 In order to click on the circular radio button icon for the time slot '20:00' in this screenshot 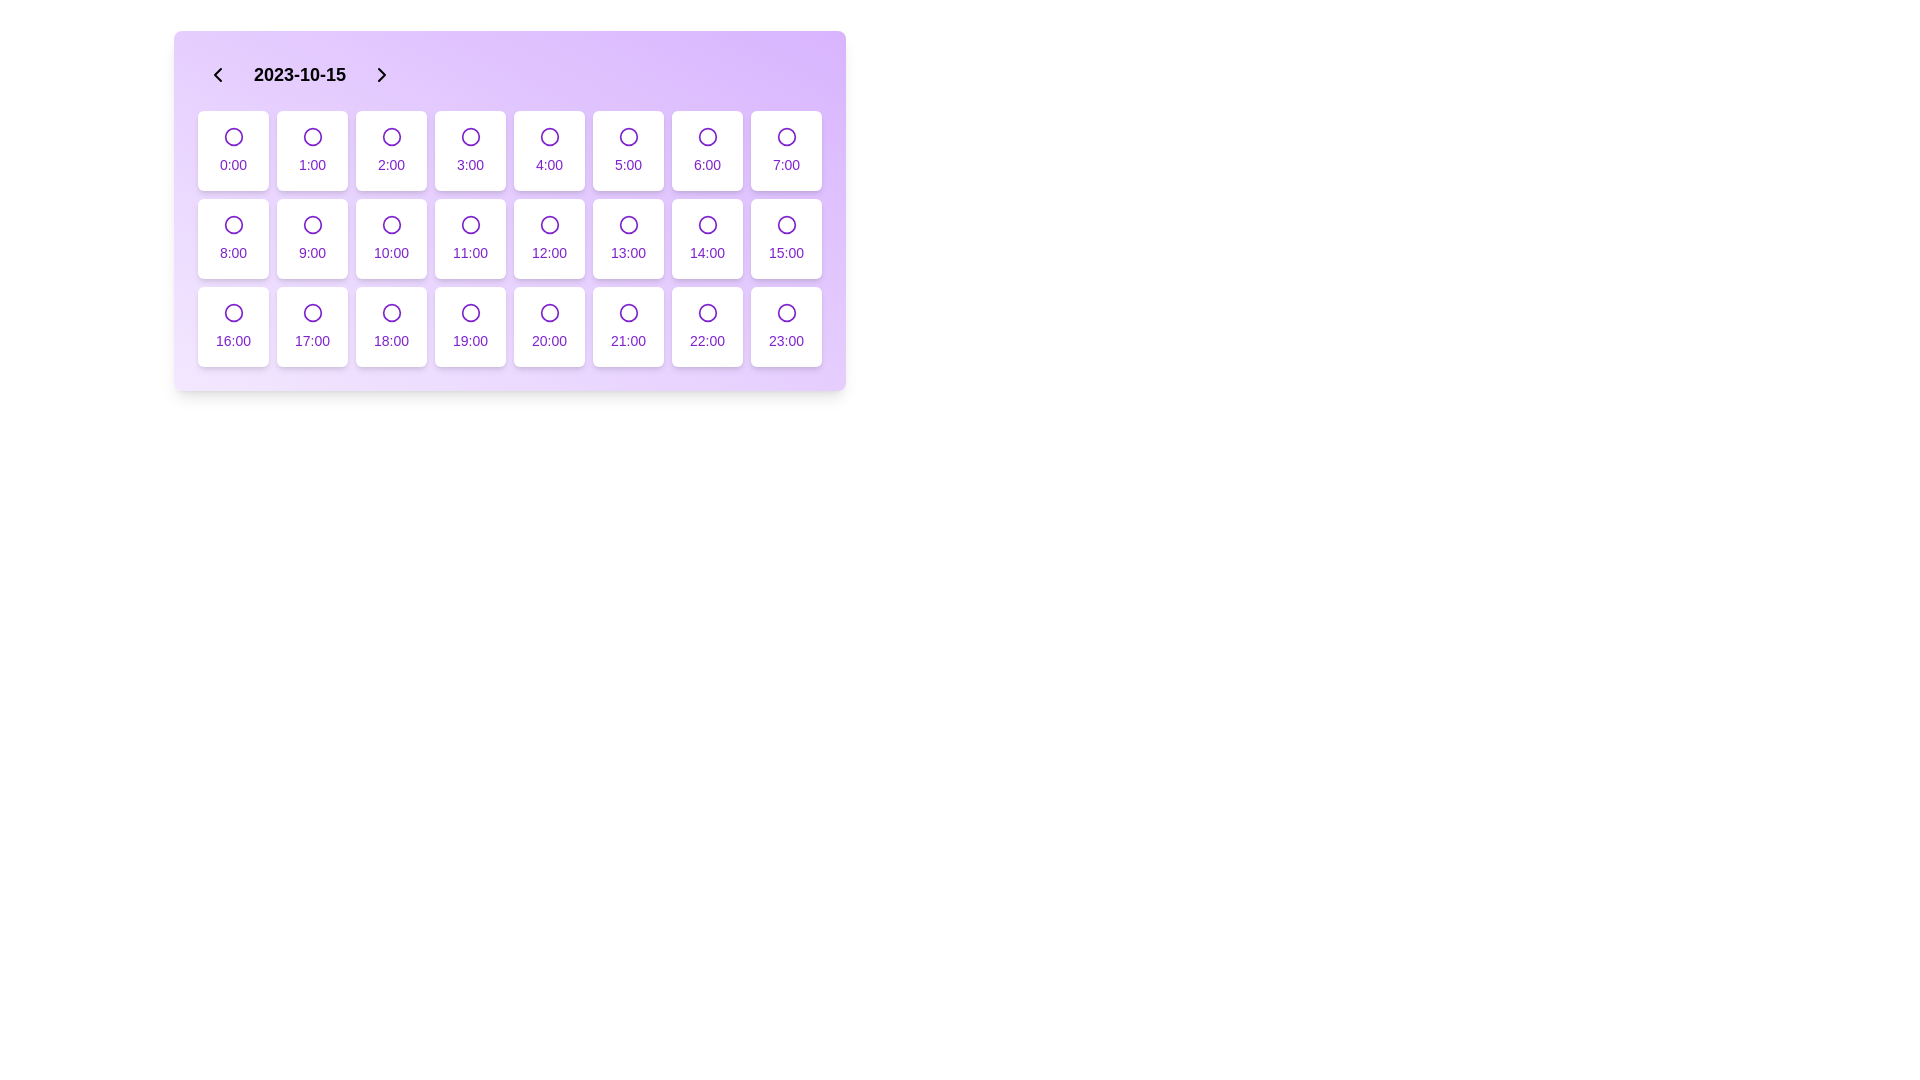, I will do `click(549, 312)`.